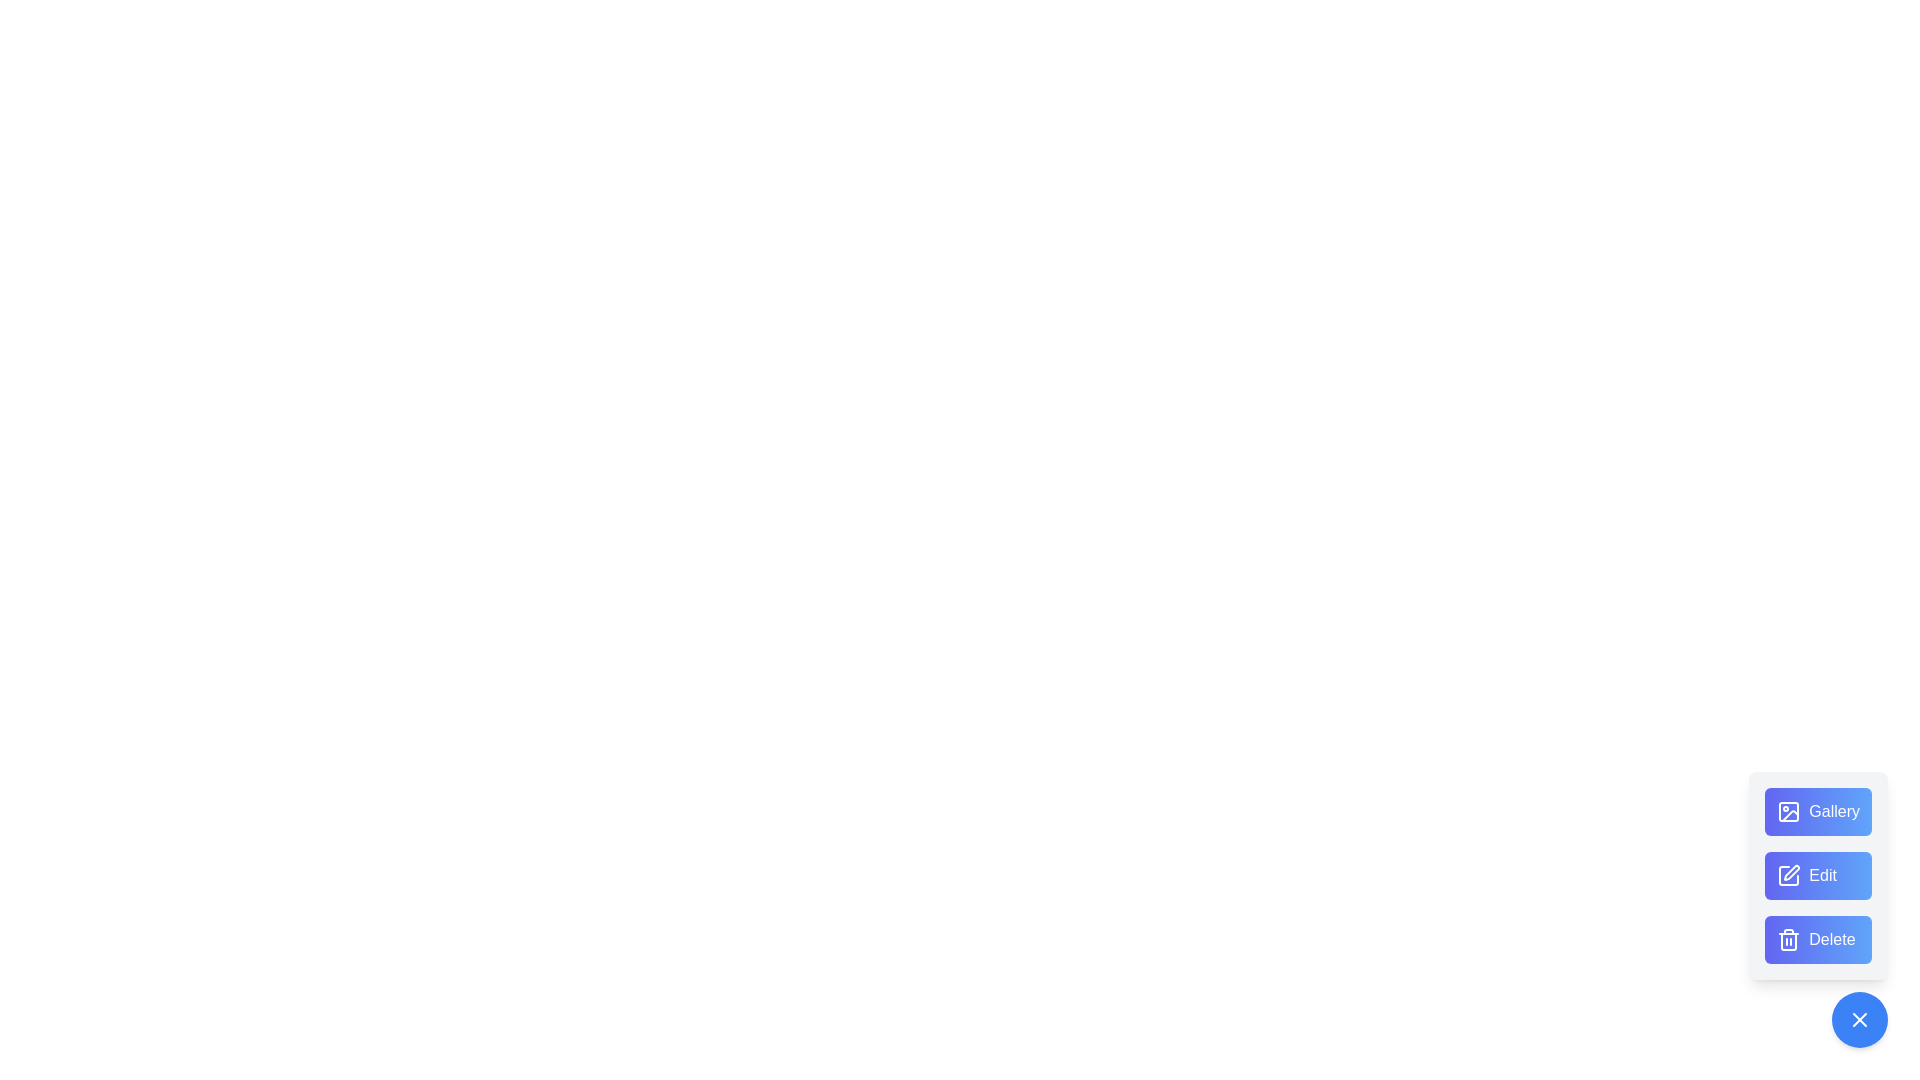  What do you see at coordinates (1818, 812) in the screenshot?
I see `the 'Gallery' button to view the gallery` at bounding box center [1818, 812].